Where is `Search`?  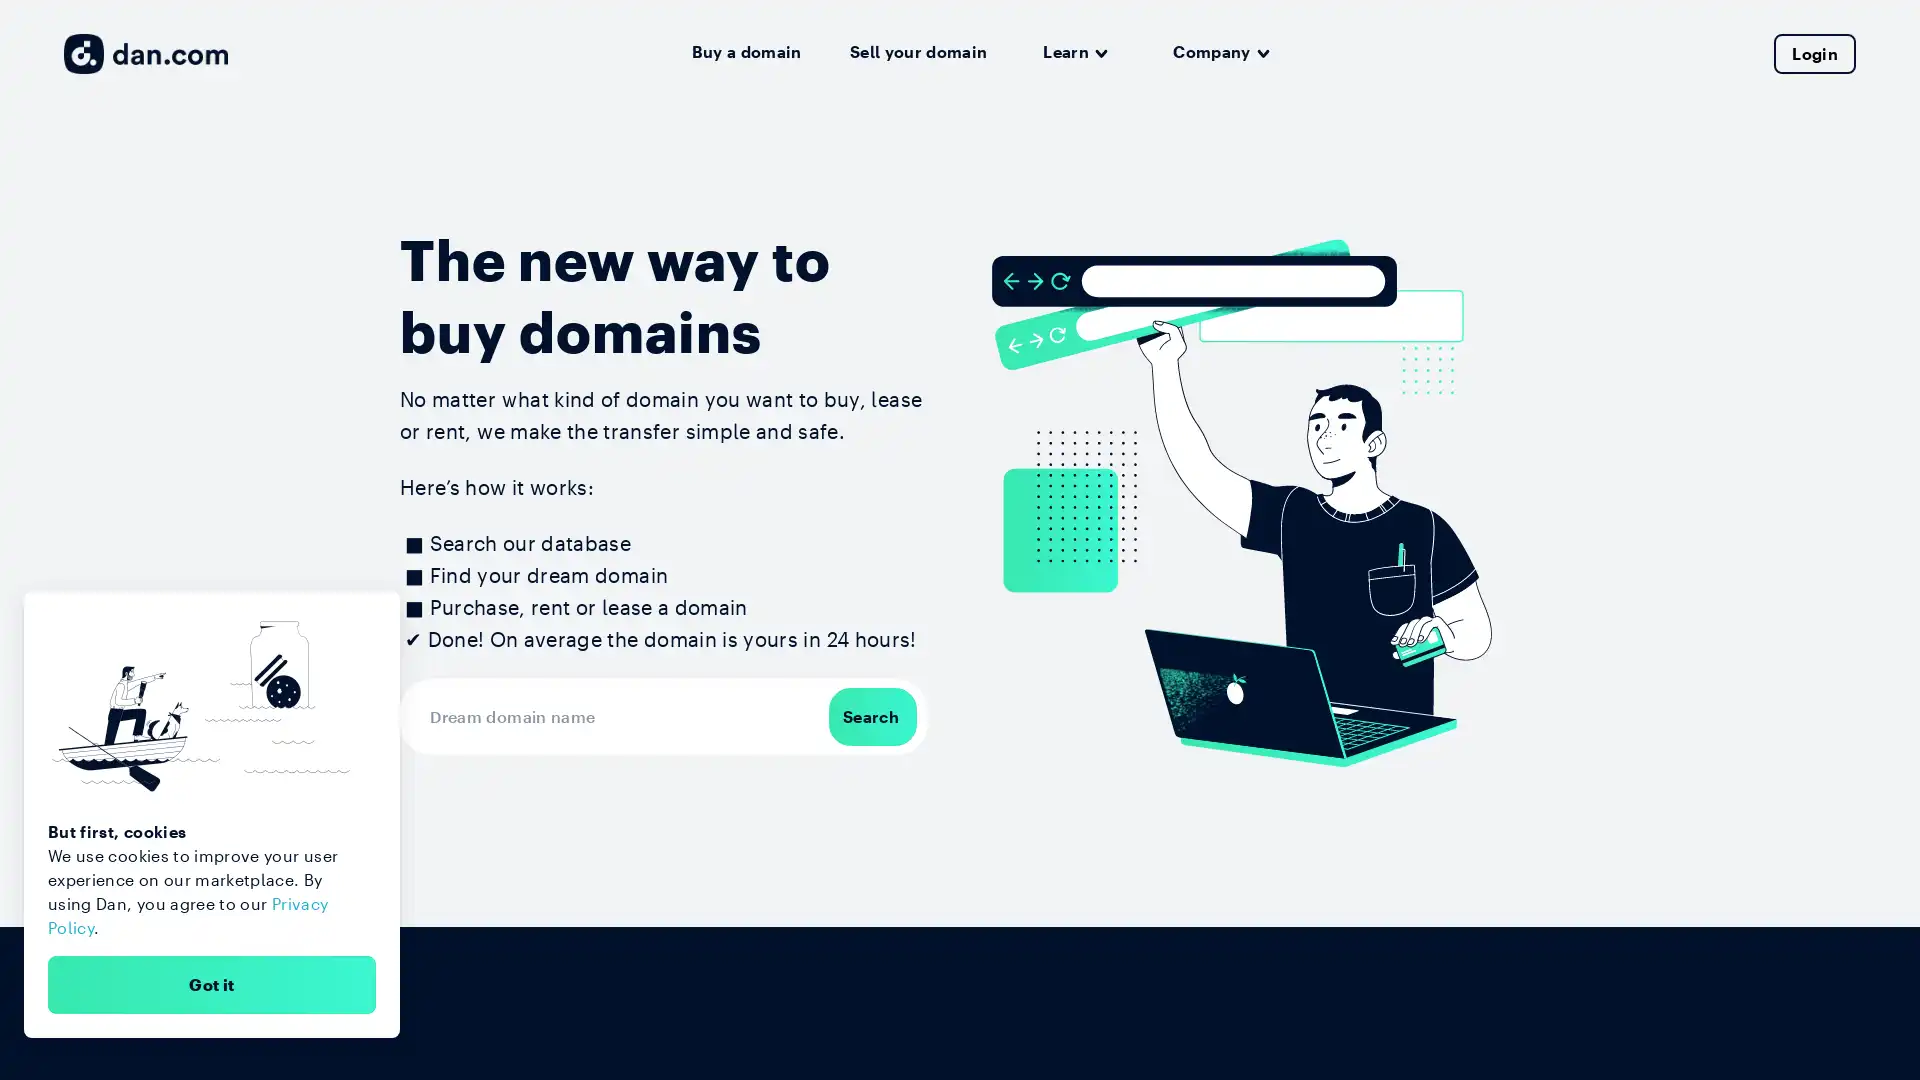
Search is located at coordinates (872, 715).